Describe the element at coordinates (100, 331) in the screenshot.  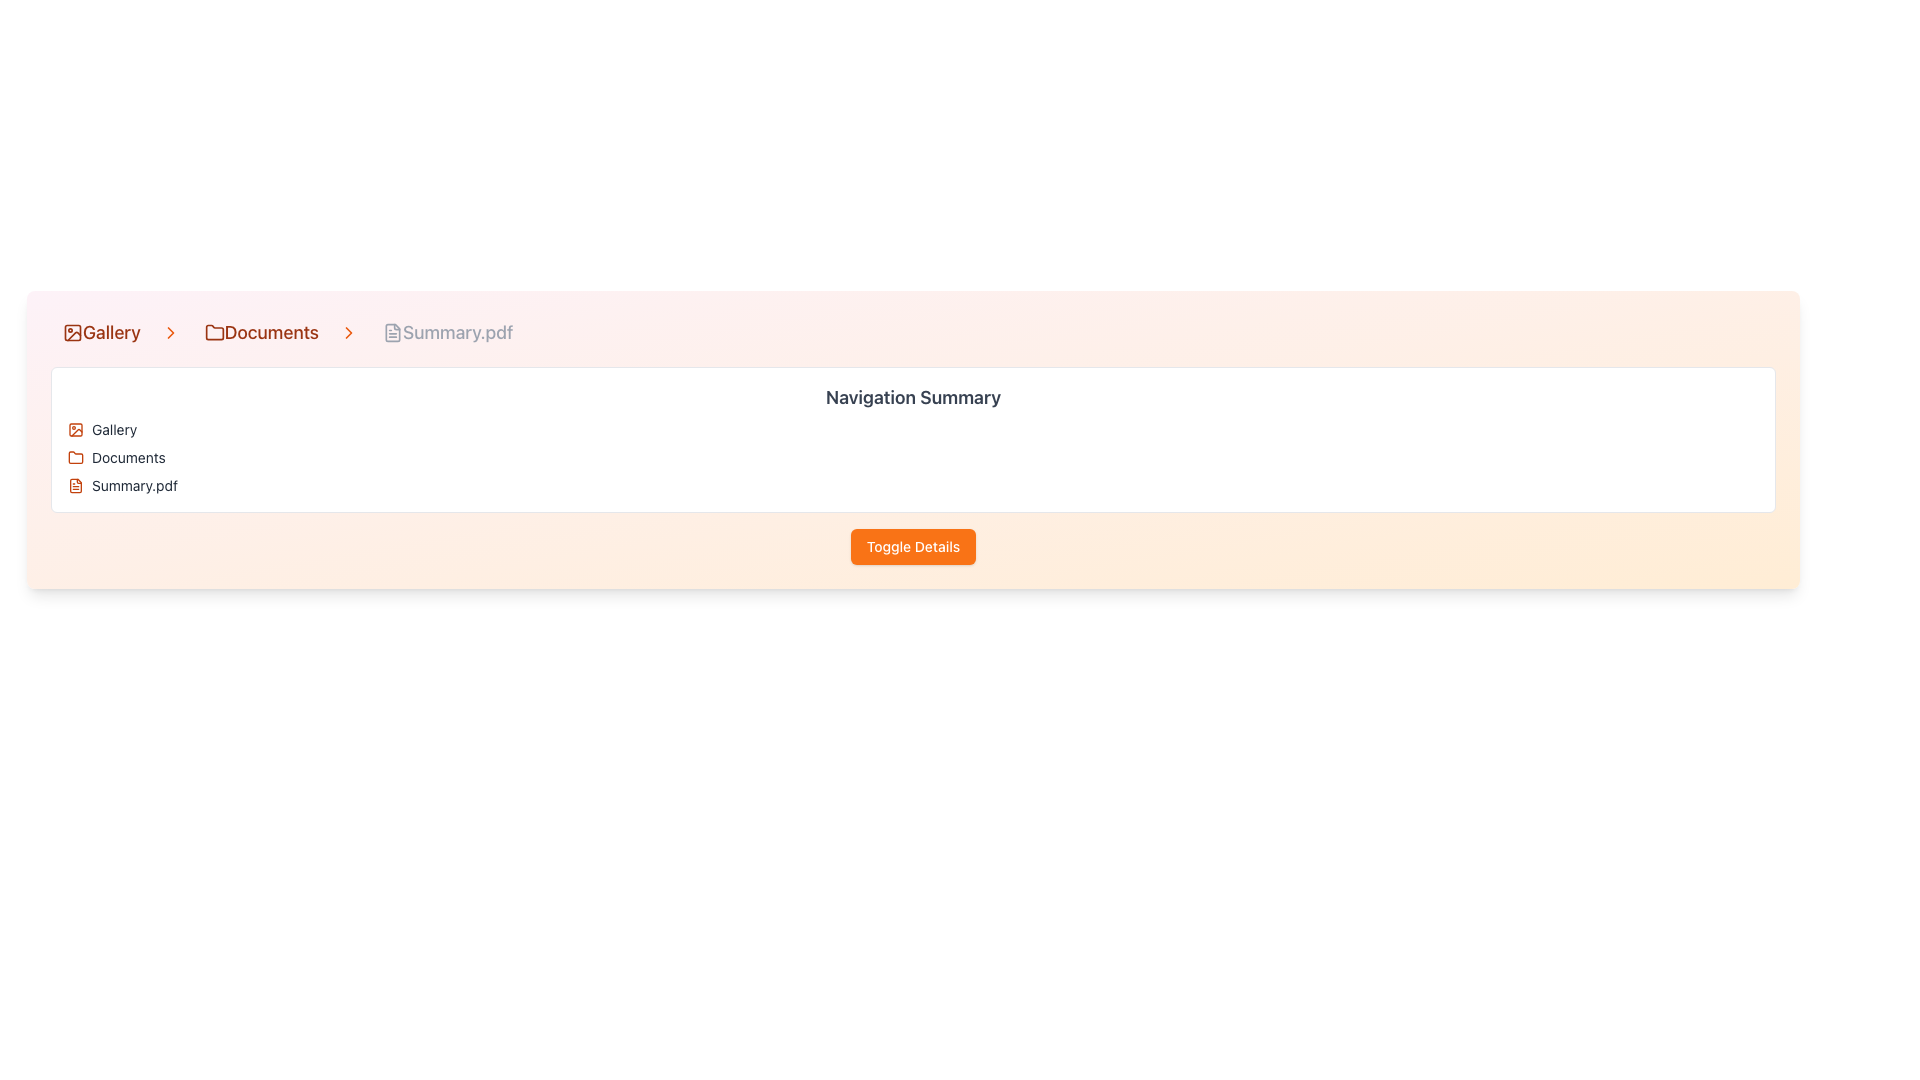
I see `the 'Gallery' navigation link, which is the first item in the breadcrumb navigation bar at the top left` at that location.